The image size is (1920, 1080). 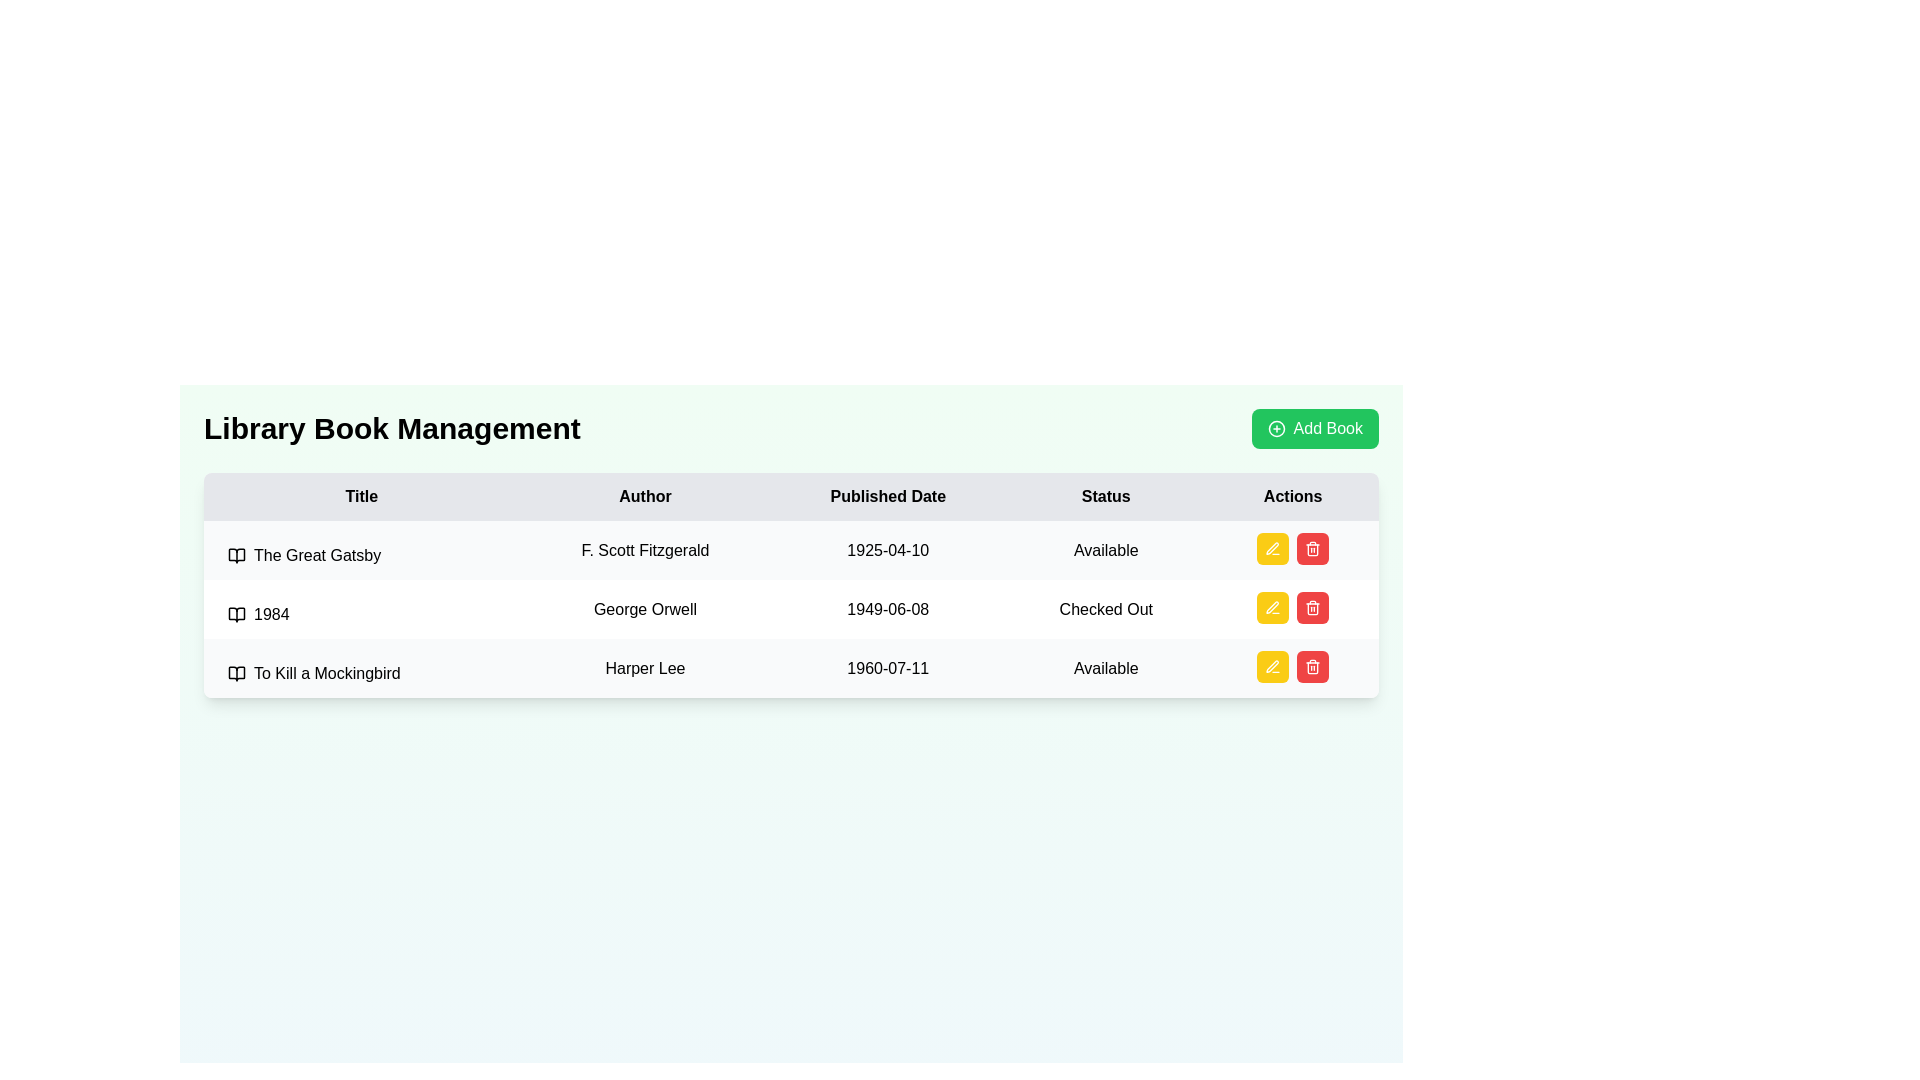 What do you see at coordinates (236, 674) in the screenshot?
I see `the open book icon located in the leftmost column under the 'Title' header, specifically in the third row associated with 'To Kill a Mockingbird.'` at bounding box center [236, 674].